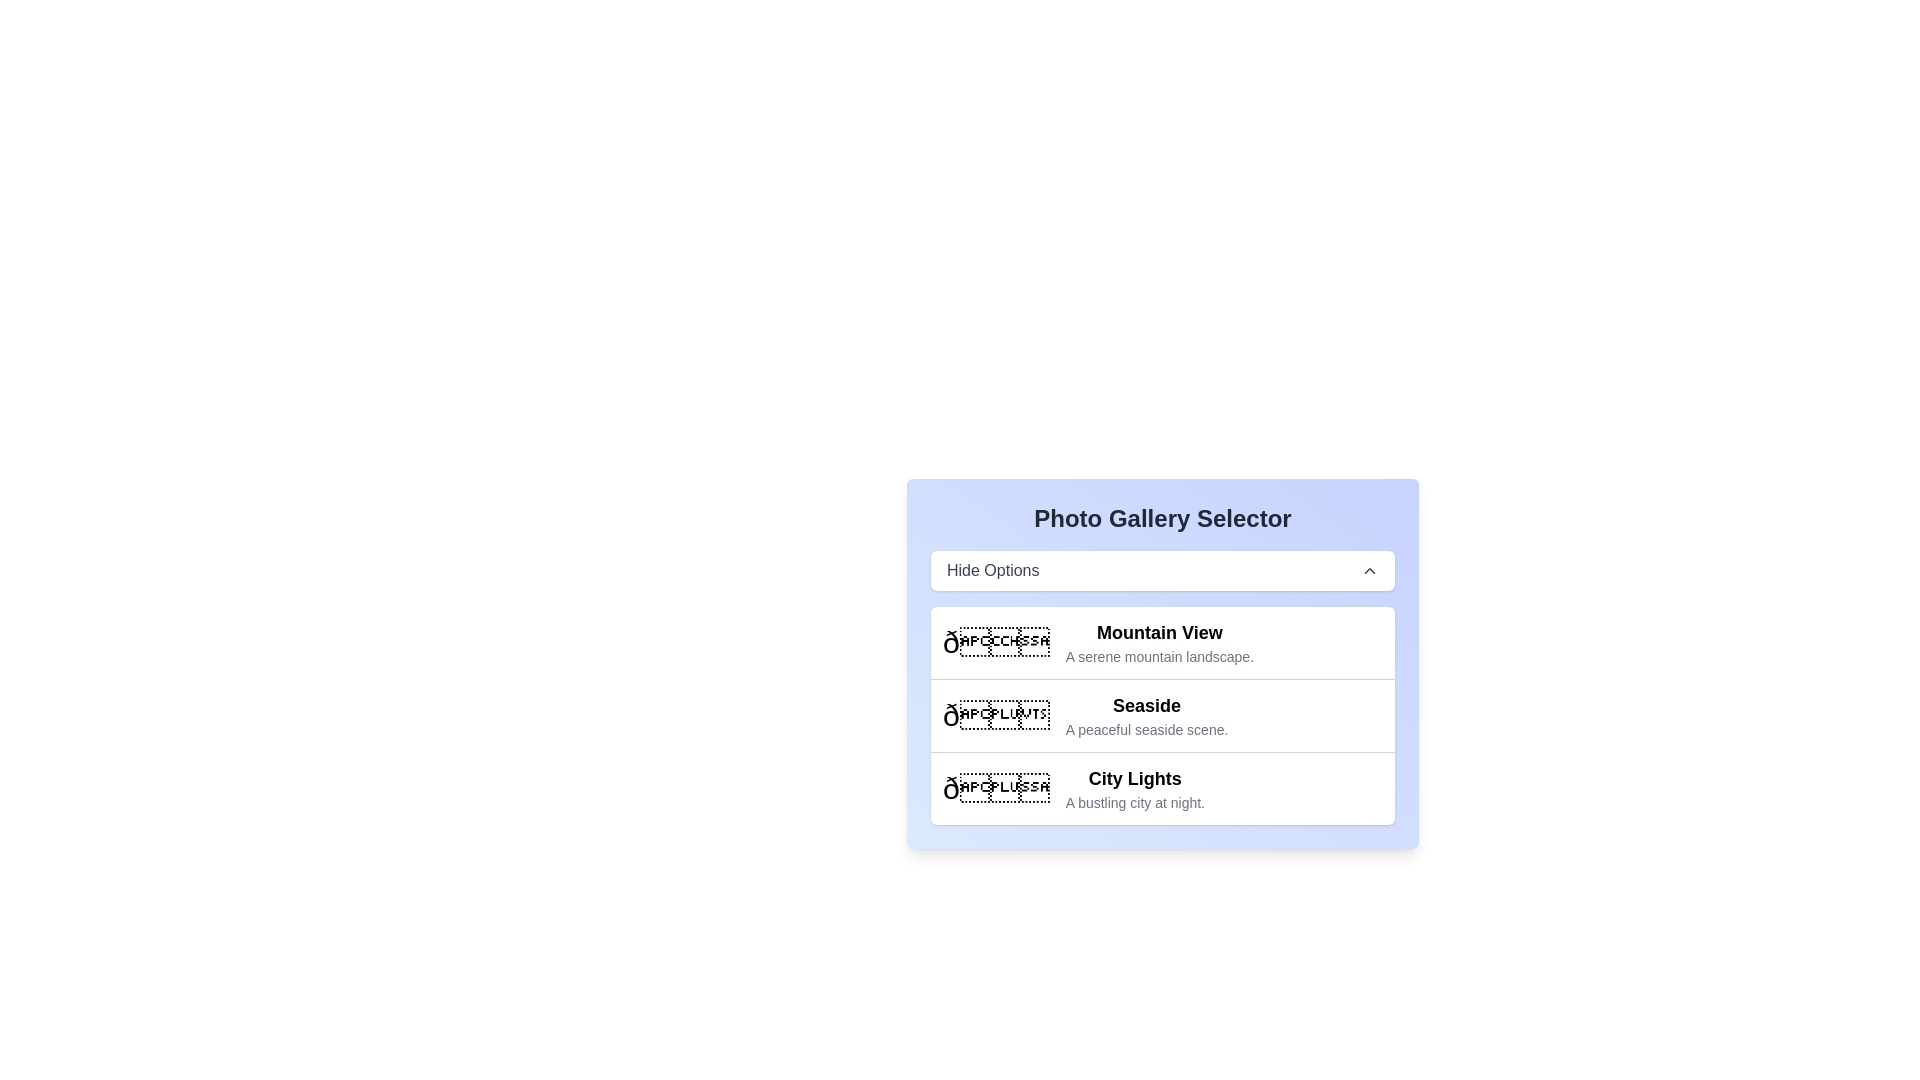 This screenshot has width=1920, height=1080. I want to click on the text label component that displays a bold title 'Mountain View' and a subtitle 'A serene mountain landscape.', located in the second row of a vertically stacked list, so click(1159, 643).